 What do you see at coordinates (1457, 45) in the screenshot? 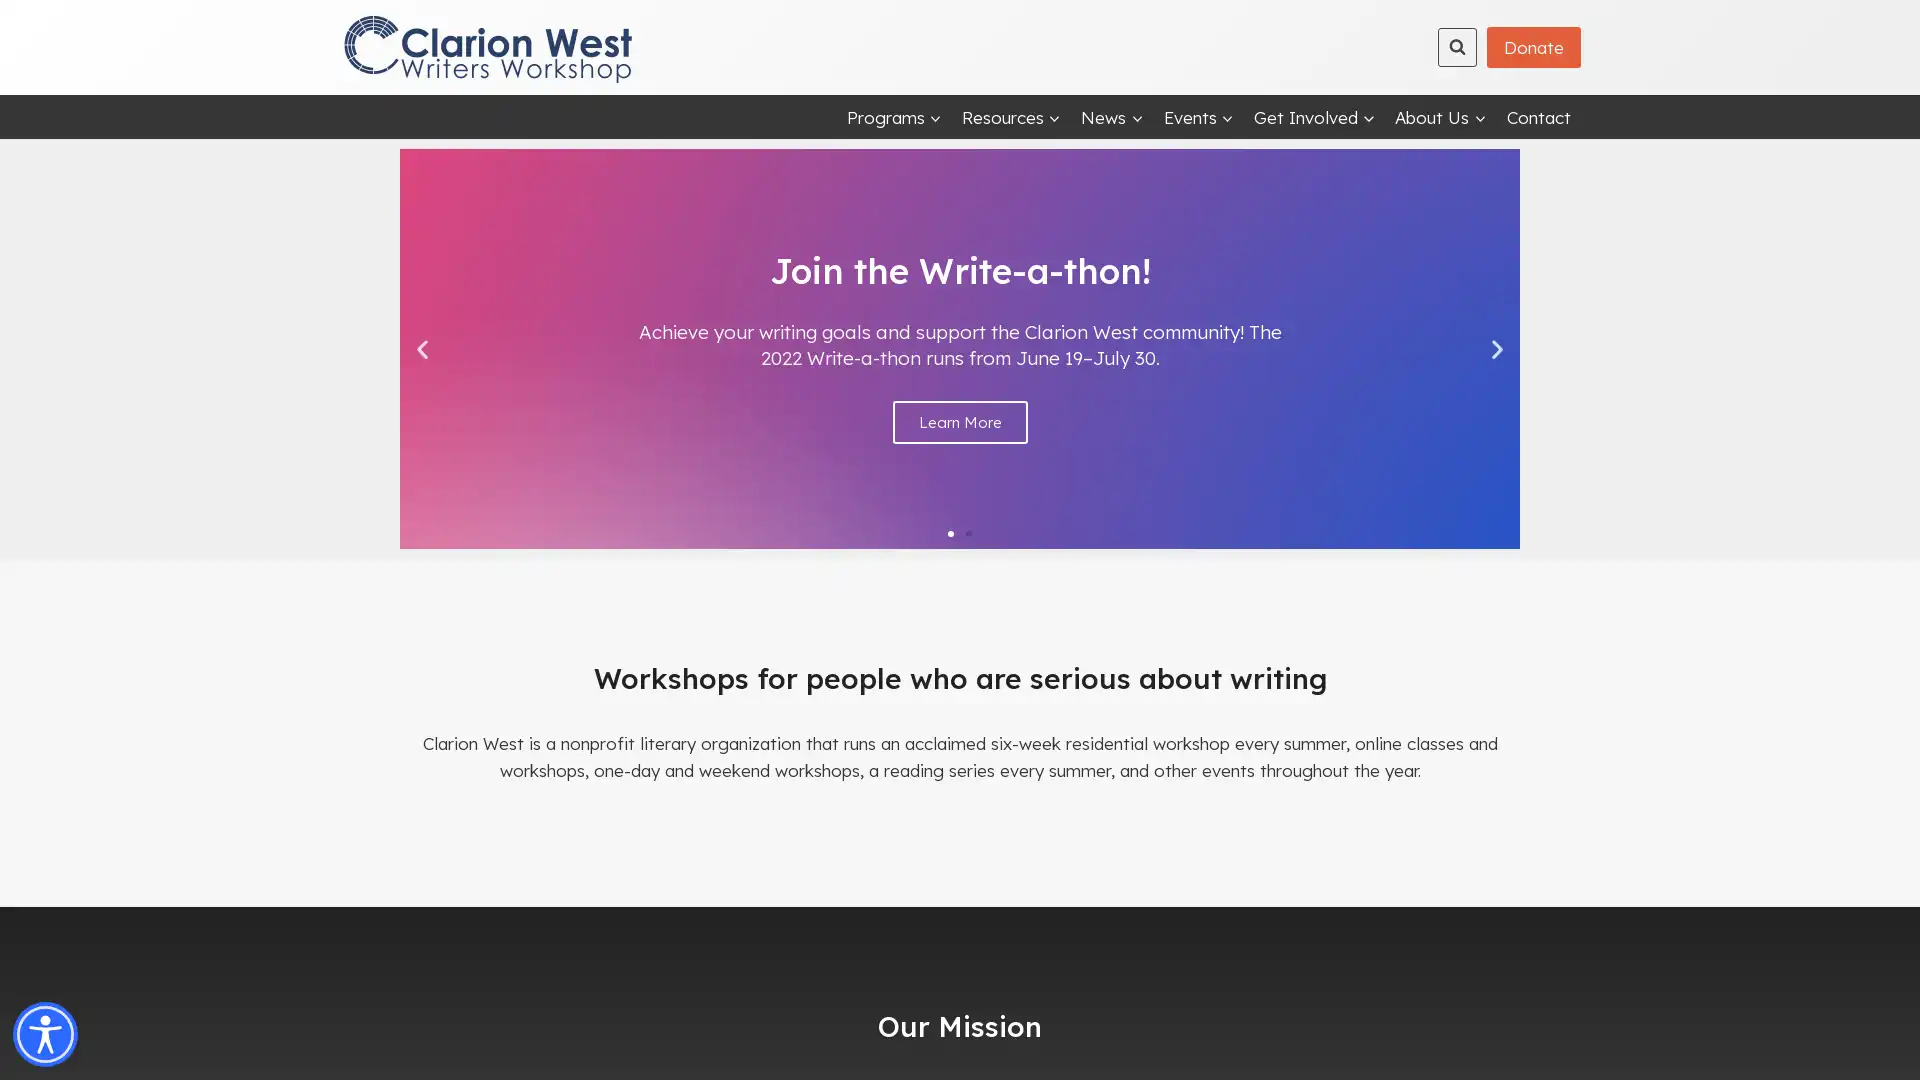
I see `View Search Form` at bounding box center [1457, 45].